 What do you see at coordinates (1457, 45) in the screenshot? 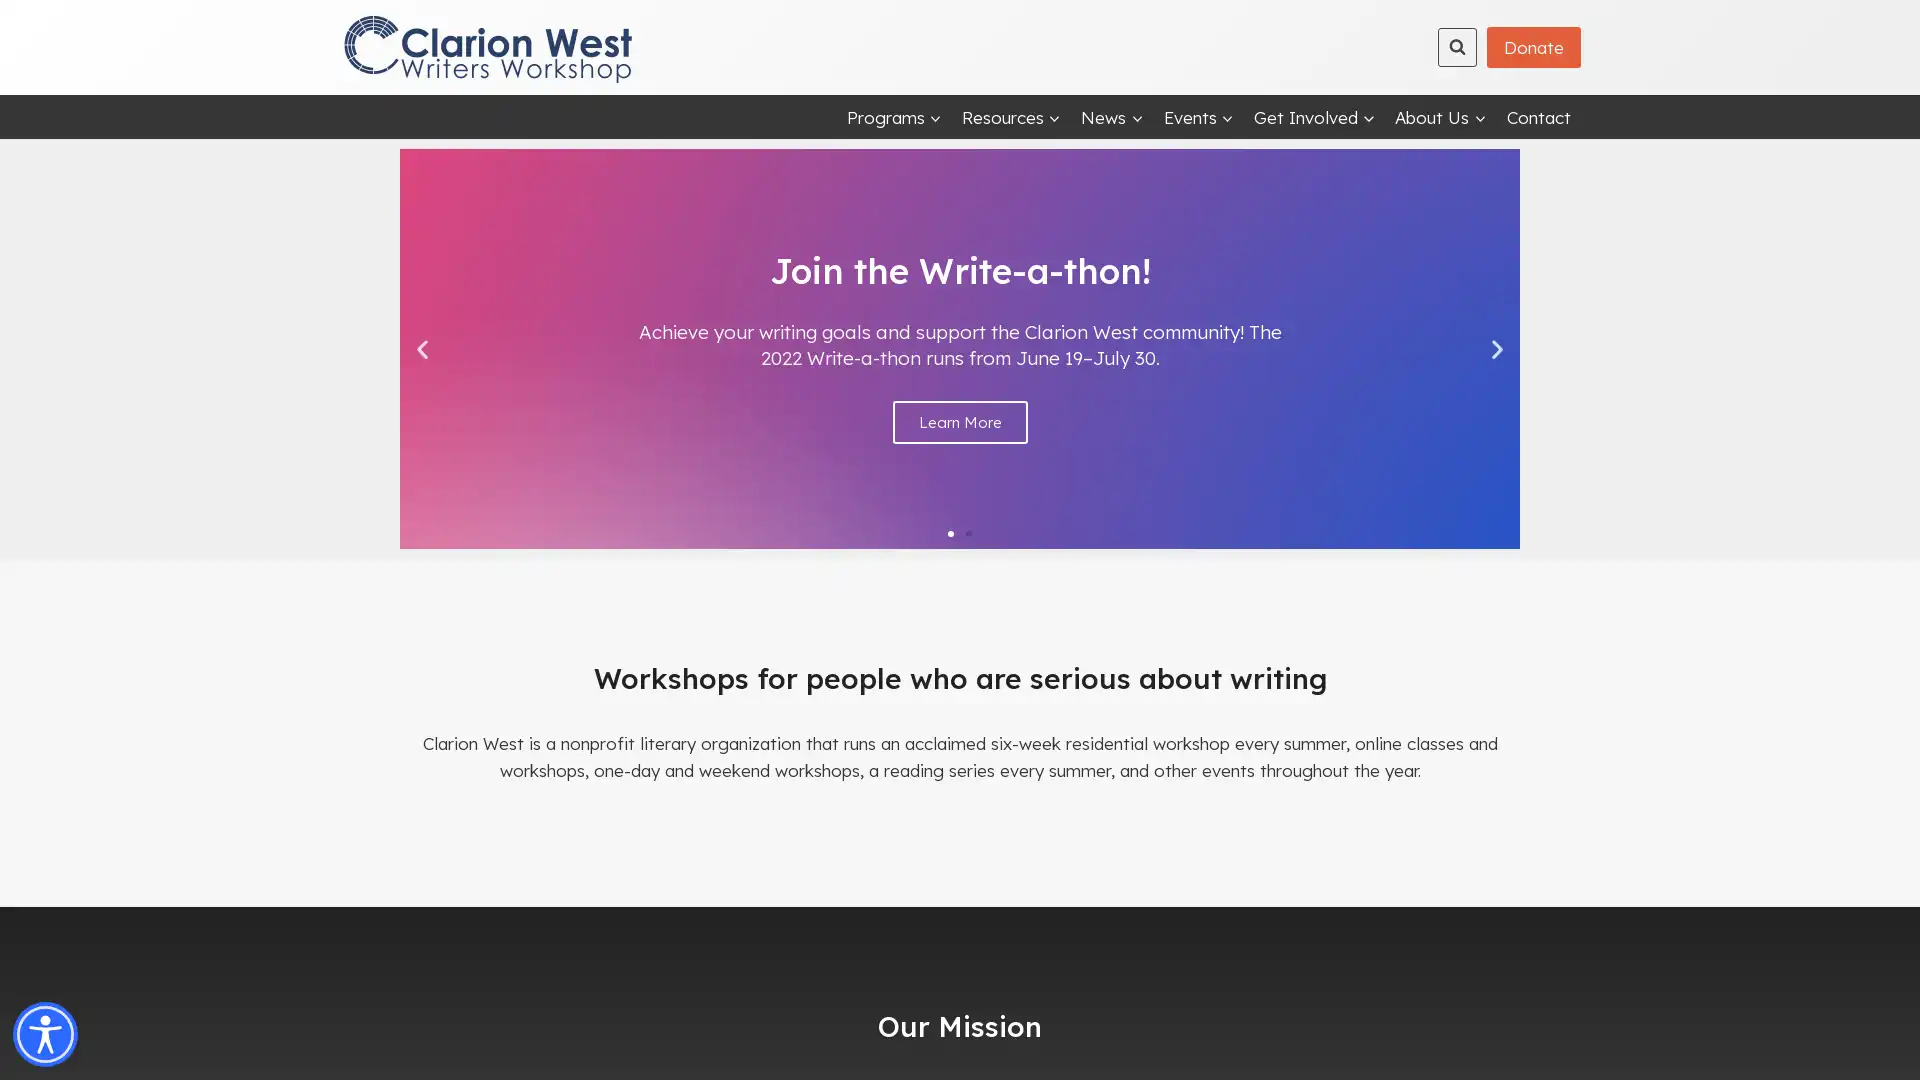
I see `View Search Form` at bounding box center [1457, 45].